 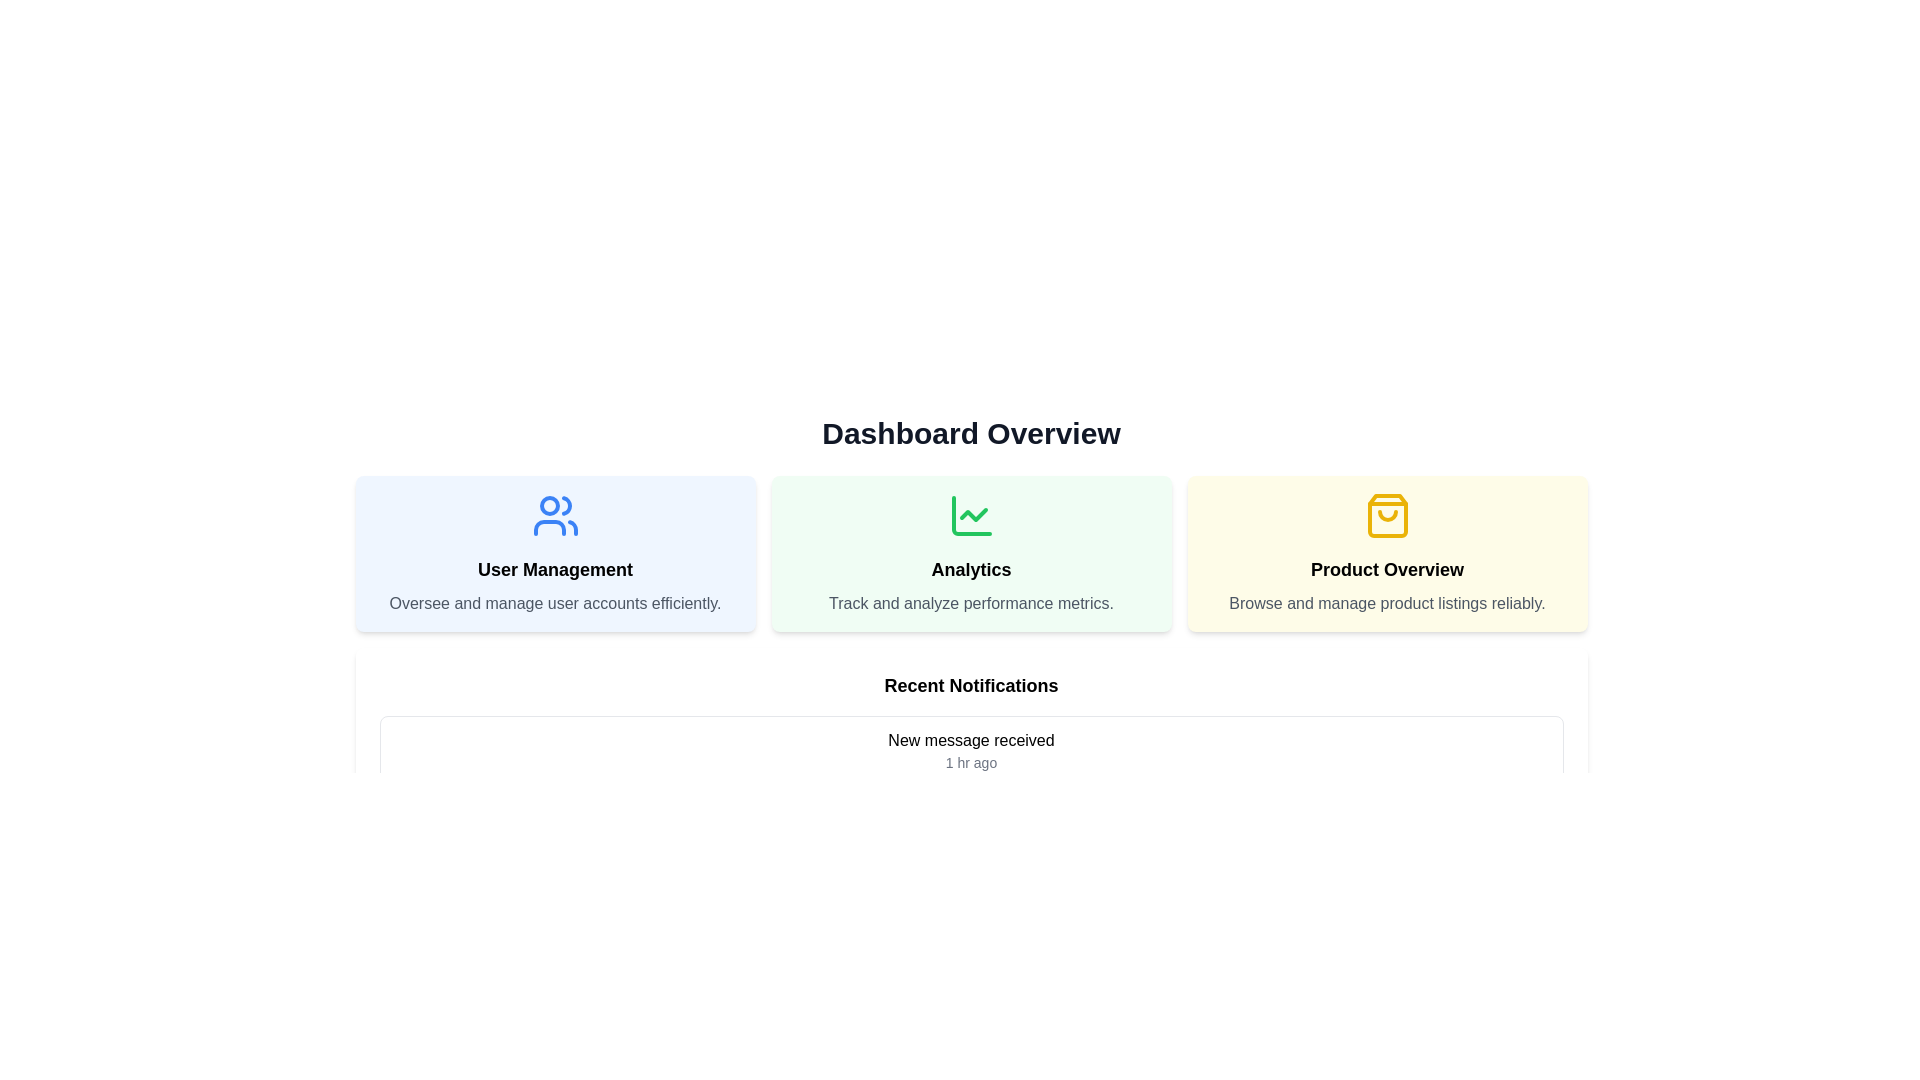 What do you see at coordinates (971, 515) in the screenshot?
I see `the design of the analytics icon located in the center card titled 'Analytics' which represents performance tracking` at bounding box center [971, 515].